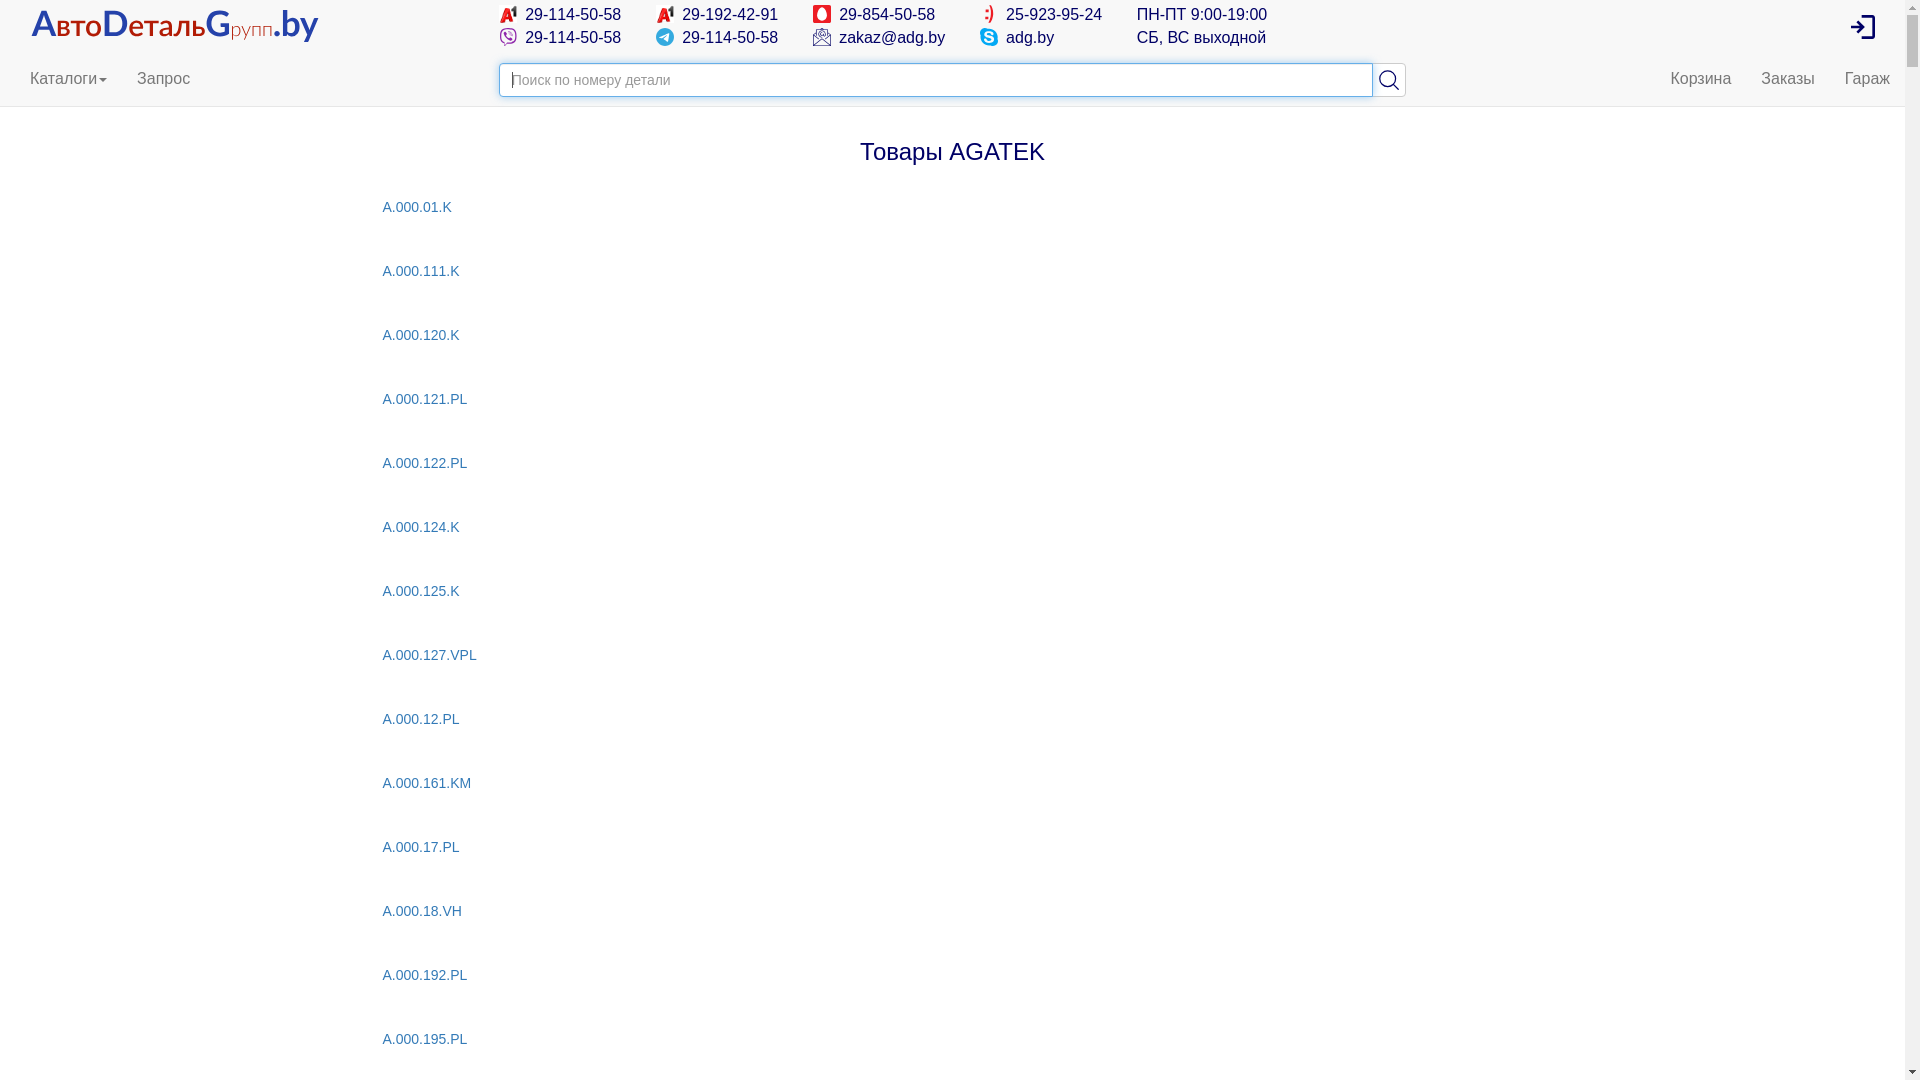  What do you see at coordinates (560, 37) in the screenshot?
I see `'29-114-50-58'` at bounding box center [560, 37].